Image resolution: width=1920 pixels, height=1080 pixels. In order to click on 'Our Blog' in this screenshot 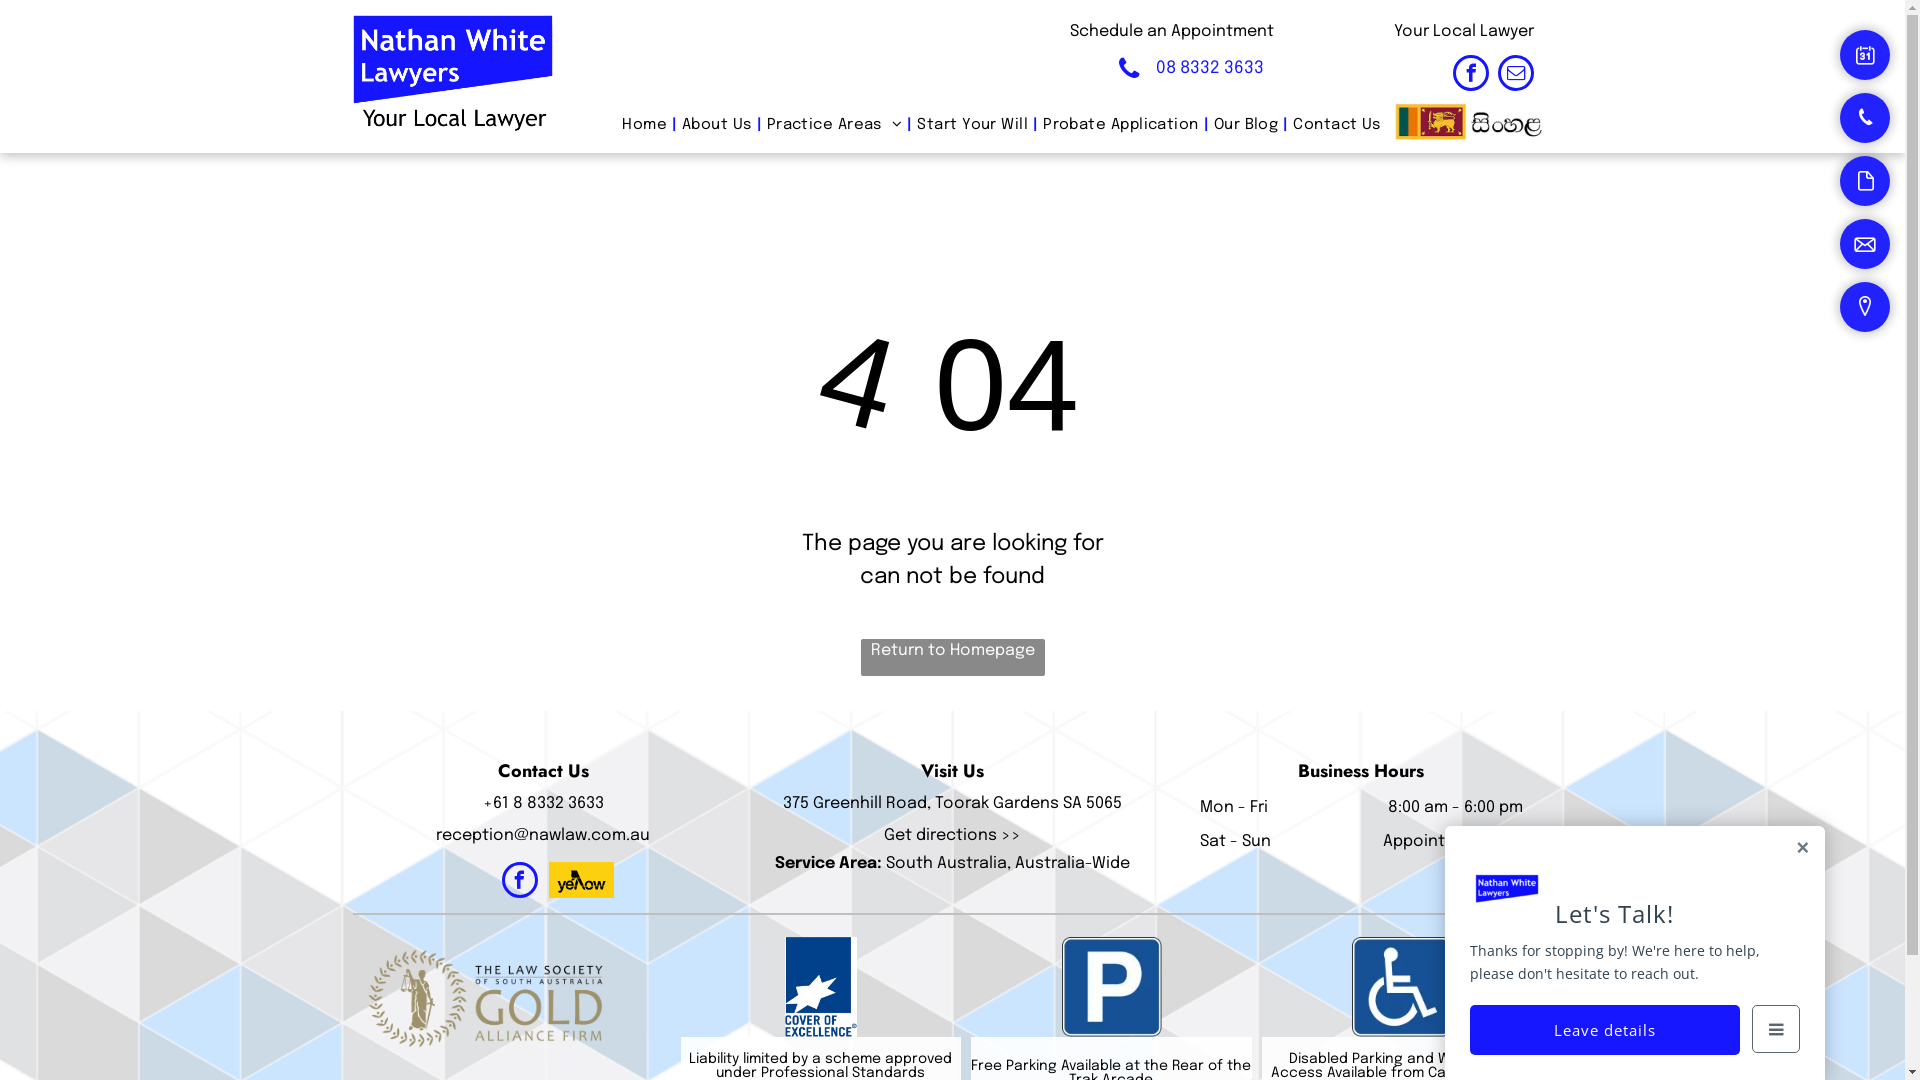, I will do `click(1245, 125)`.